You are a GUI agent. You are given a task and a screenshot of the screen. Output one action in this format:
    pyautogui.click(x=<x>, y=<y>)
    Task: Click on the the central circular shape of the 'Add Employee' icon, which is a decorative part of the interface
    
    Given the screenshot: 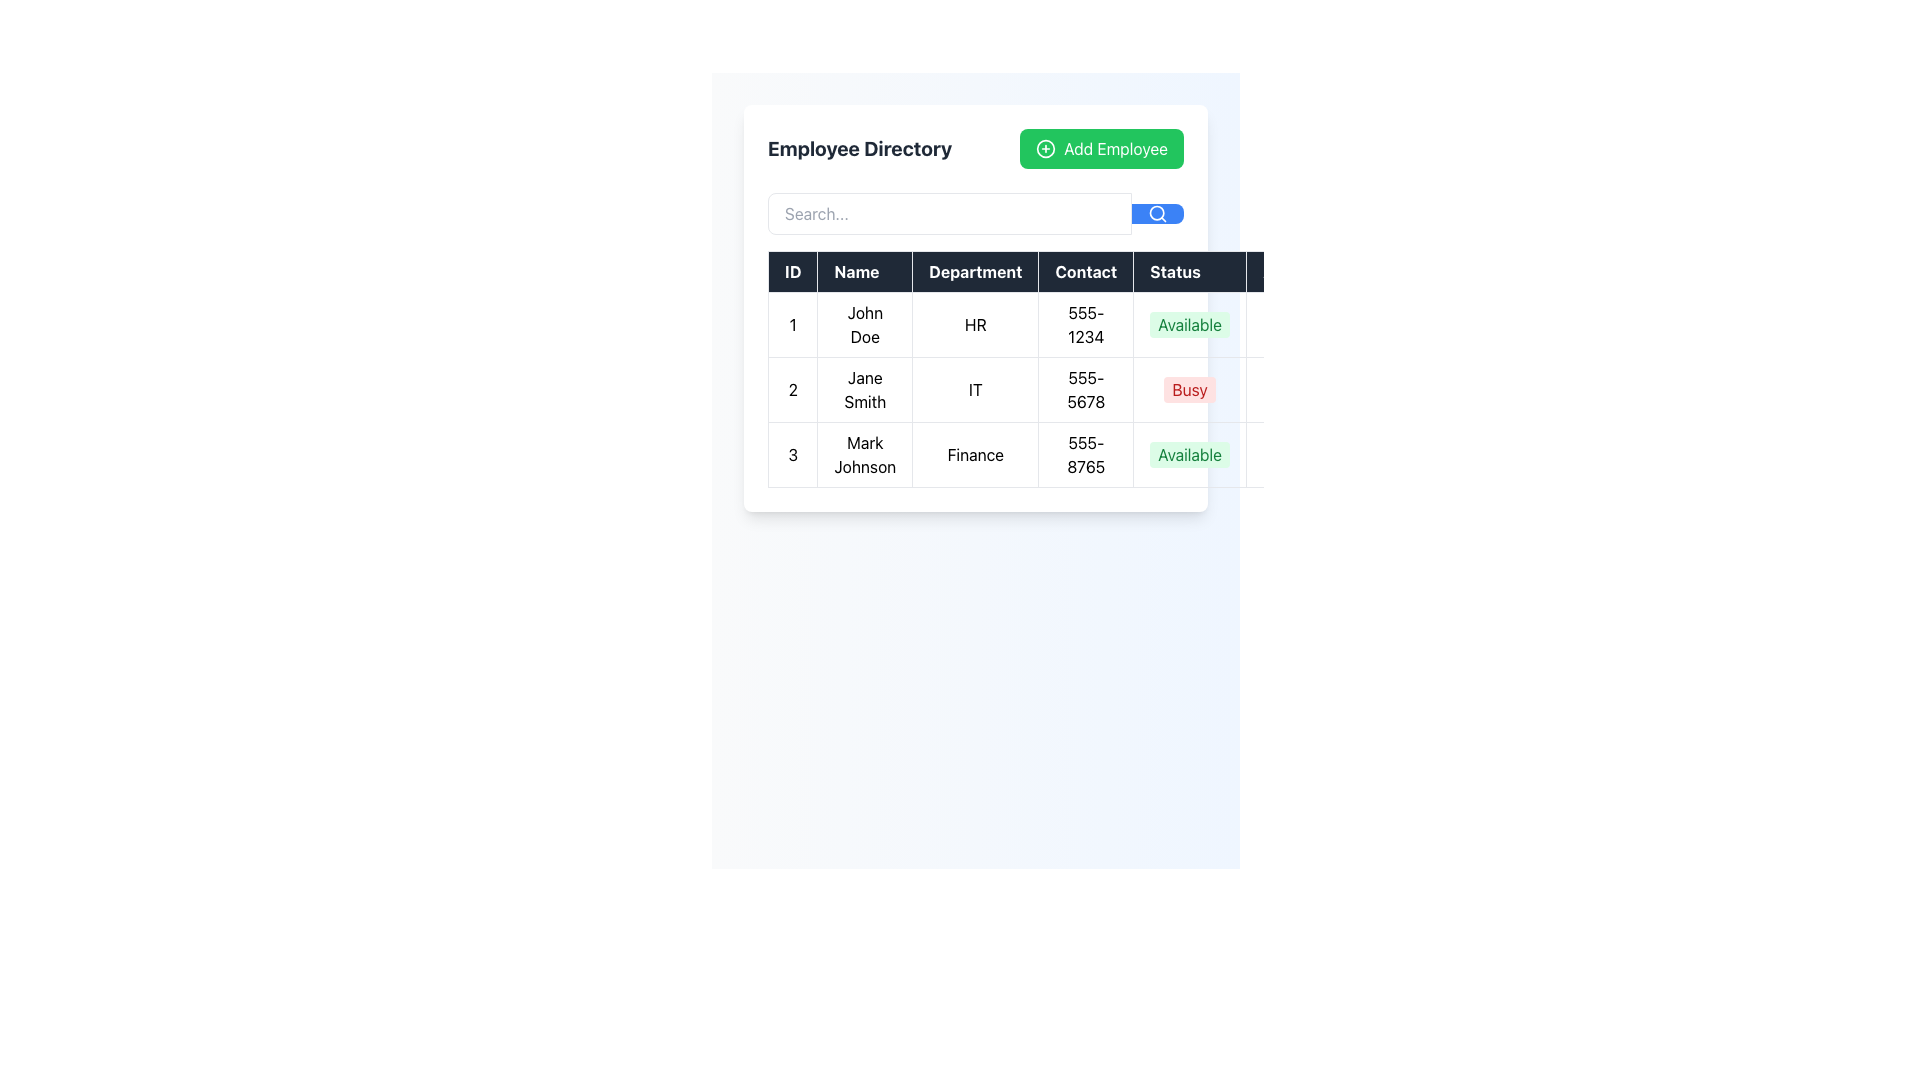 What is the action you would take?
    pyautogui.click(x=1045, y=148)
    